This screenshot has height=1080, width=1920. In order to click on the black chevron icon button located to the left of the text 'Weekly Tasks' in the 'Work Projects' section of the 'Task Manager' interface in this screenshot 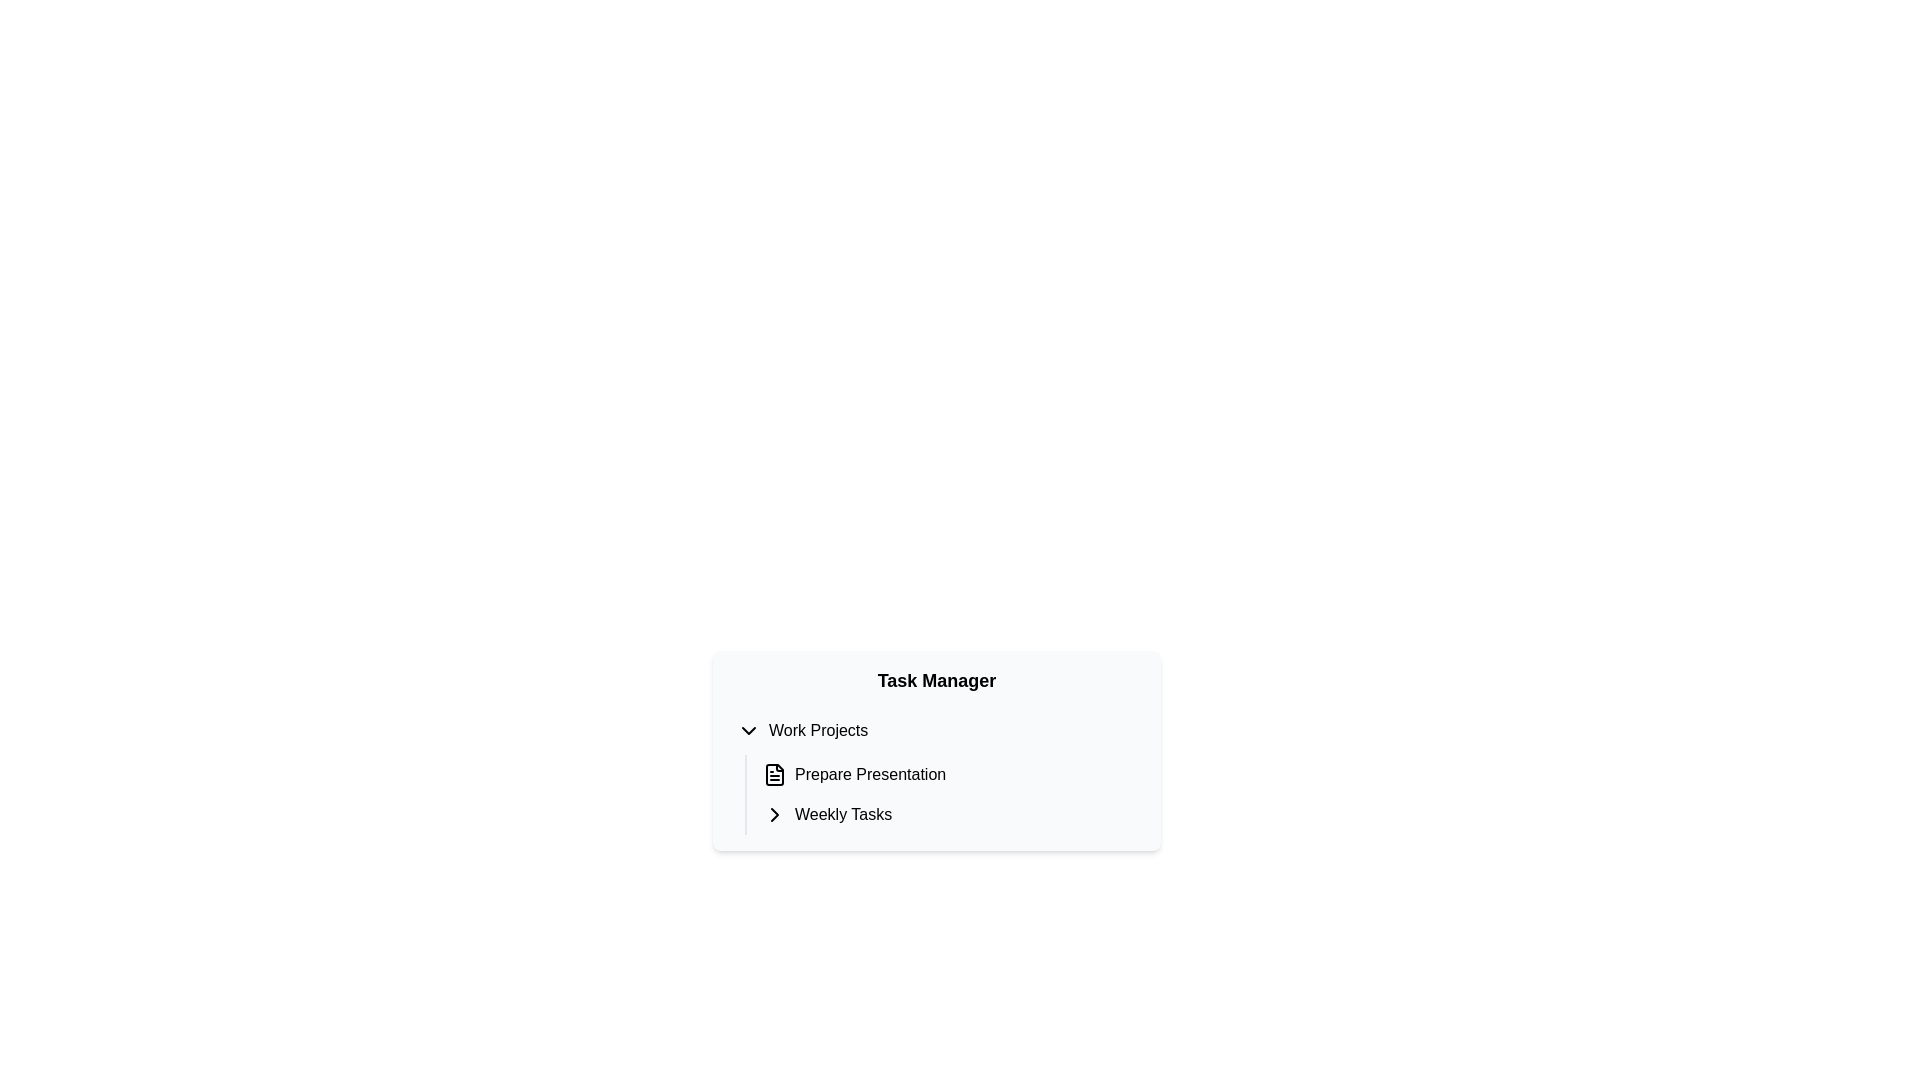, I will do `click(773, 814)`.